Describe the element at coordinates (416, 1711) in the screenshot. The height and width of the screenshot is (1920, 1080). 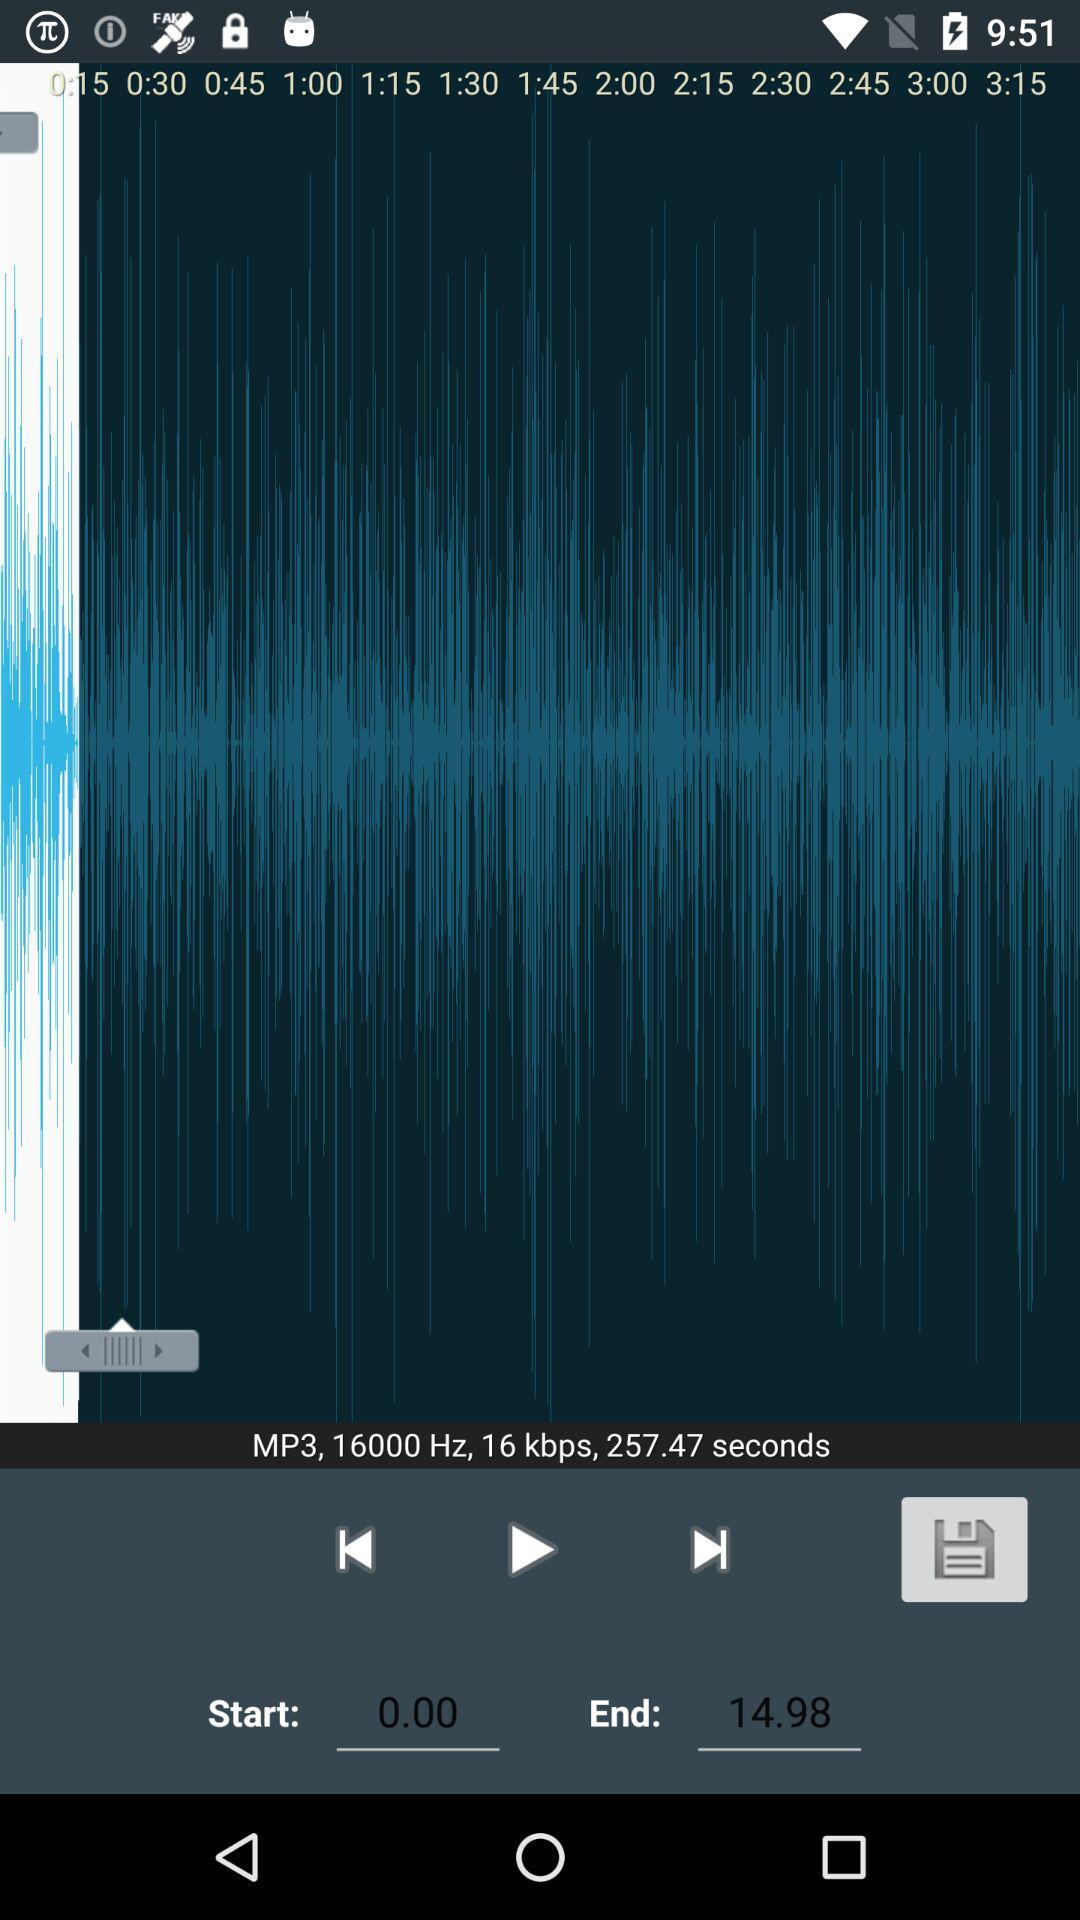
I see `the timer text box which is right side of the text start` at that location.